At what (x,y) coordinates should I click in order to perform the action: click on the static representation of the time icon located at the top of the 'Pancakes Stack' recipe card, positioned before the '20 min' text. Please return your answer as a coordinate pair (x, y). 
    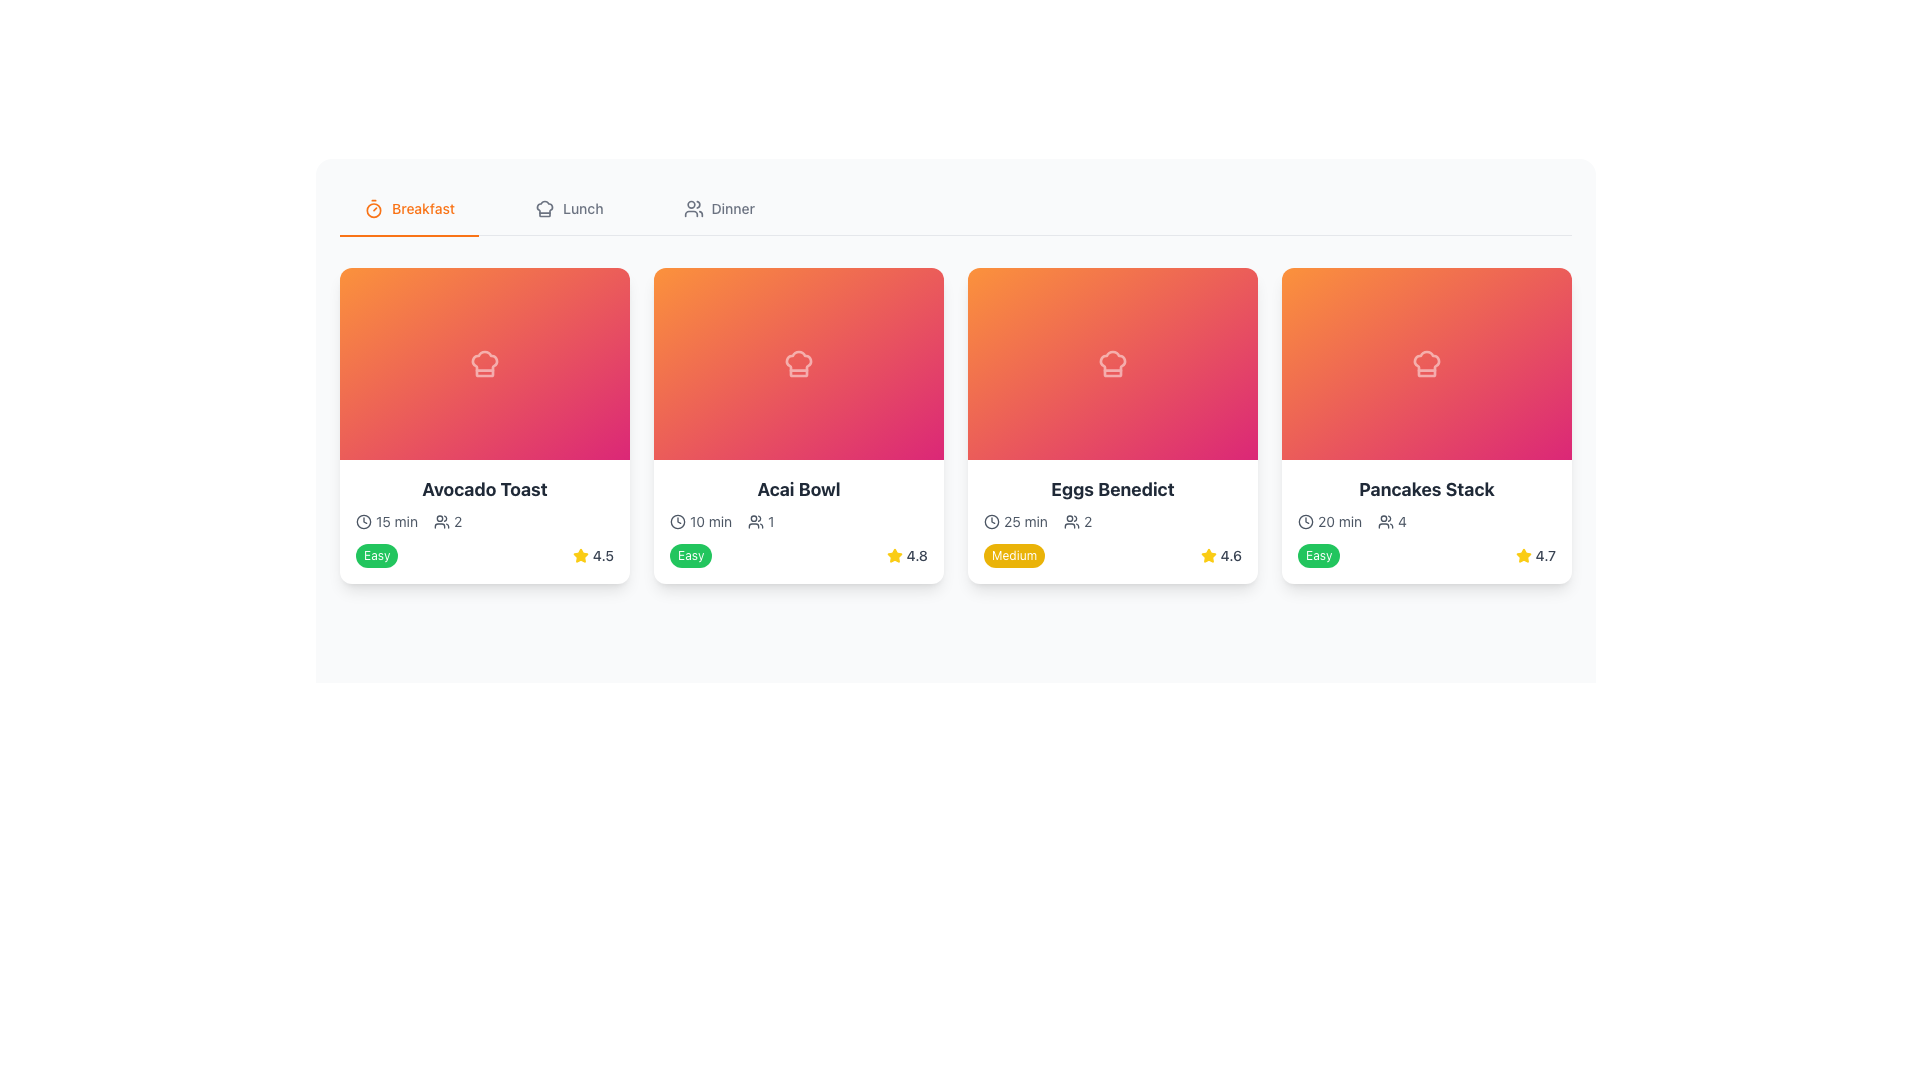
    Looking at the image, I should click on (1305, 520).